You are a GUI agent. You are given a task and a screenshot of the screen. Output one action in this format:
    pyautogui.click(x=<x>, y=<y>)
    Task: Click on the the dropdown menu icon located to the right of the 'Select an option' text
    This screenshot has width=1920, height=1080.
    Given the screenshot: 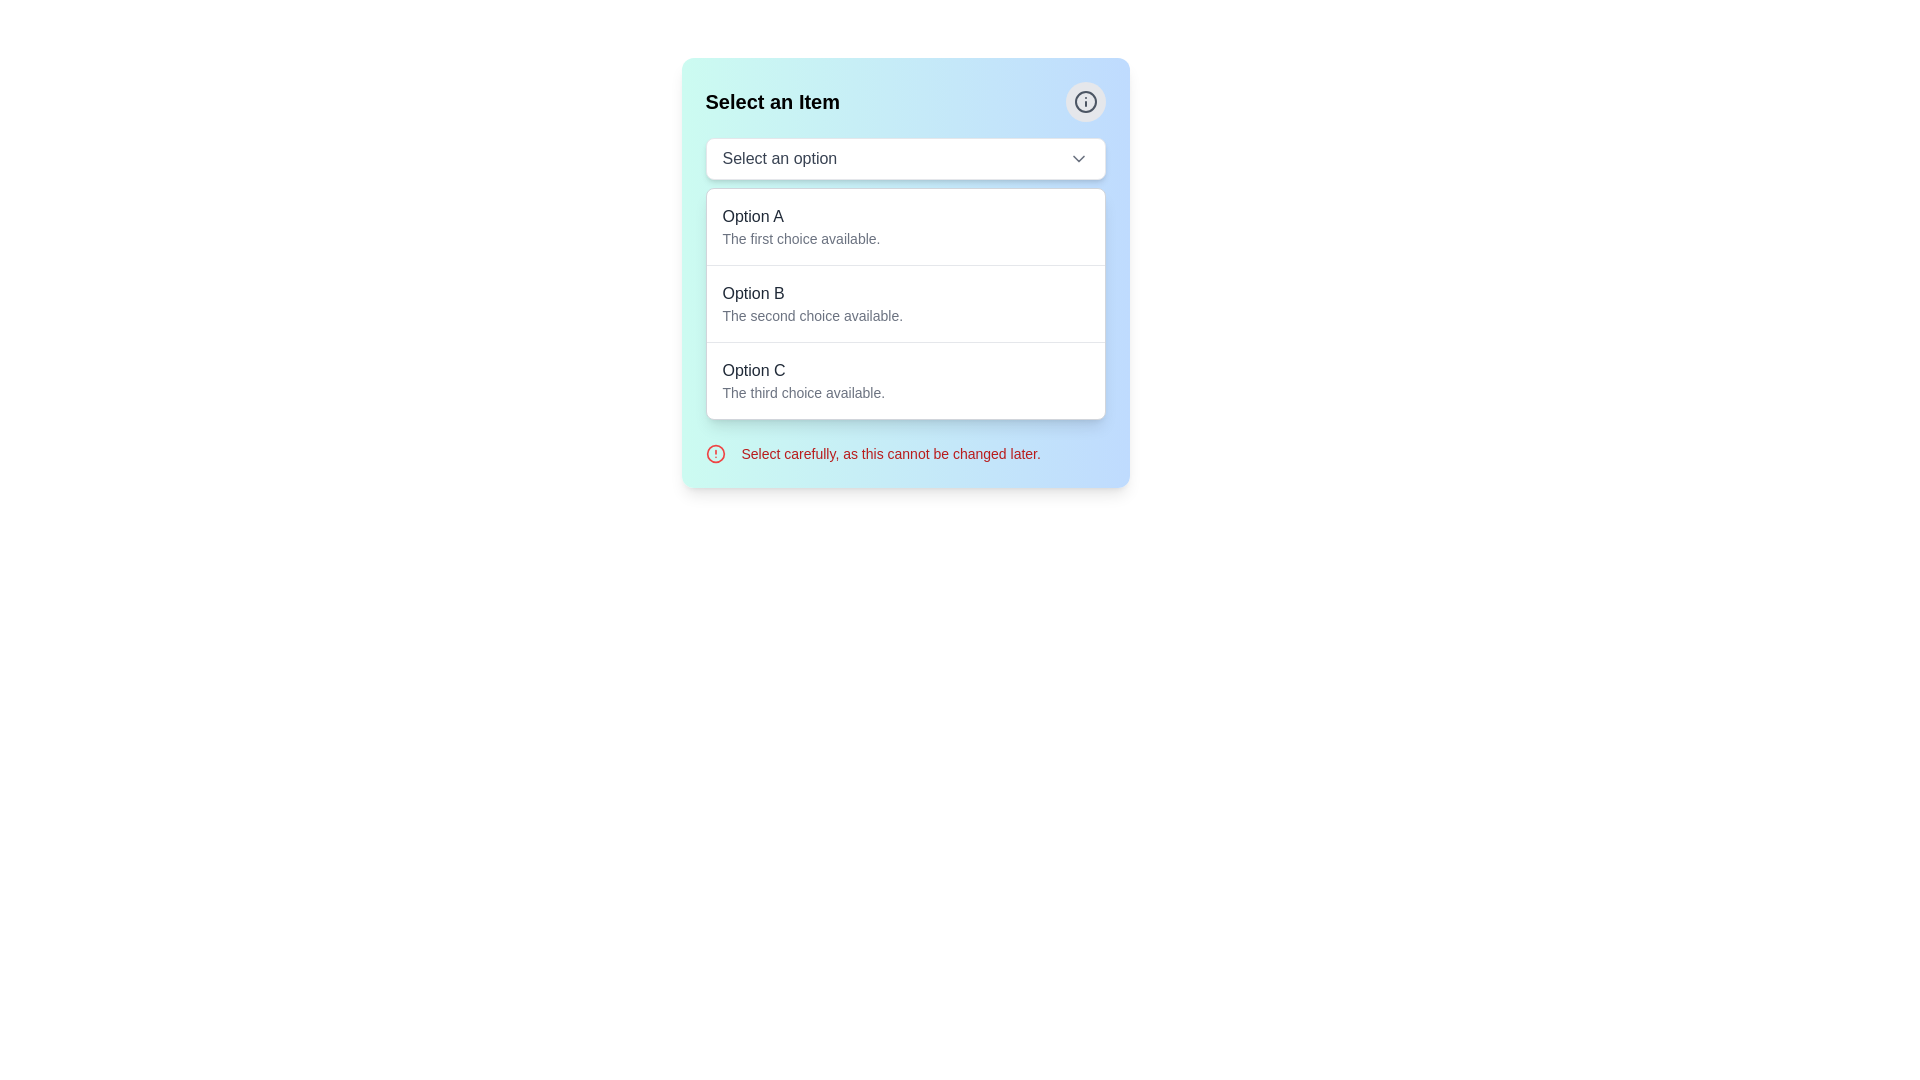 What is the action you would take?
    pyautogui.click(x=1077, y=157)
    